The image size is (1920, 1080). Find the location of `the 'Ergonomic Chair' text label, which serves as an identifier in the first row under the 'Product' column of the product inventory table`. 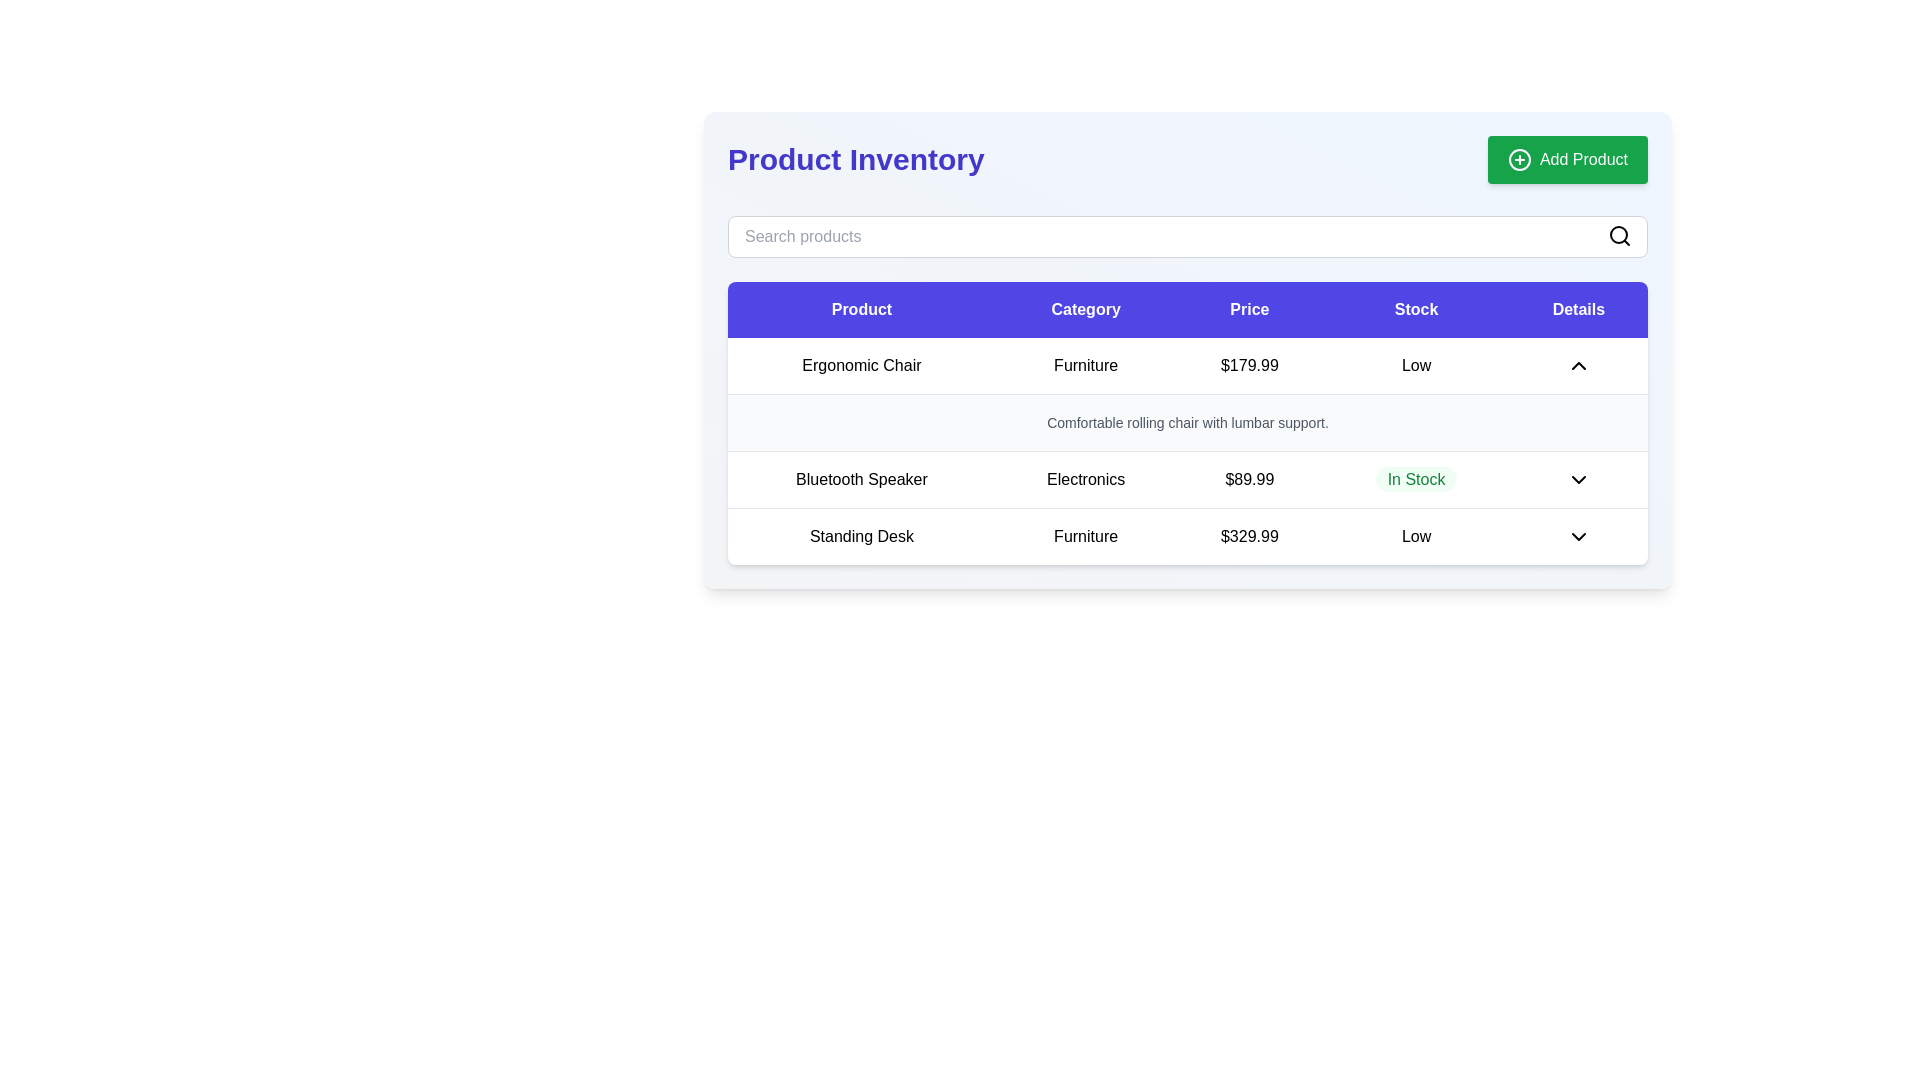

the 'Ergonomic Chair' text label, which serves as an identifier in the first row under the 'Product' column of the product inventory table is located at coordinates (861, 366).